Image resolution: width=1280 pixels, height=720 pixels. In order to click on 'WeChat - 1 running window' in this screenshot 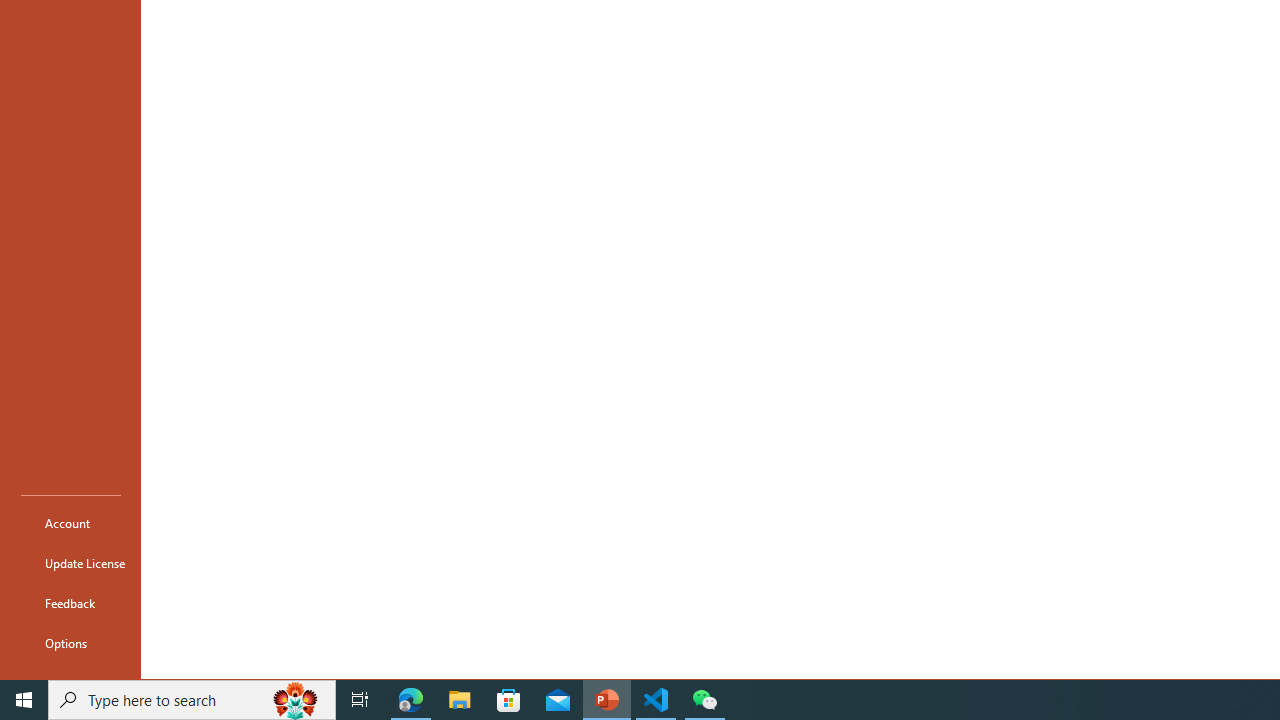, I will do `click(705, 698)`.